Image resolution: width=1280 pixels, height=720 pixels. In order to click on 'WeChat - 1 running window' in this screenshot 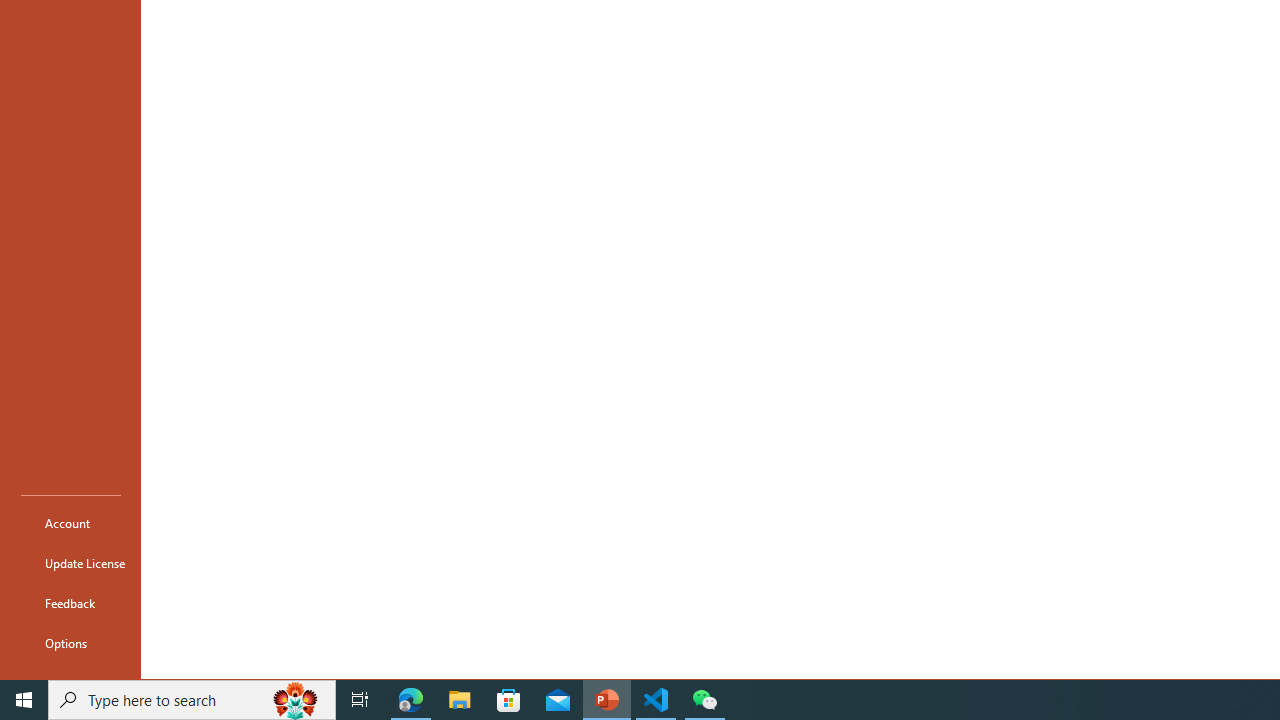, I will do `click(705, 698)`.